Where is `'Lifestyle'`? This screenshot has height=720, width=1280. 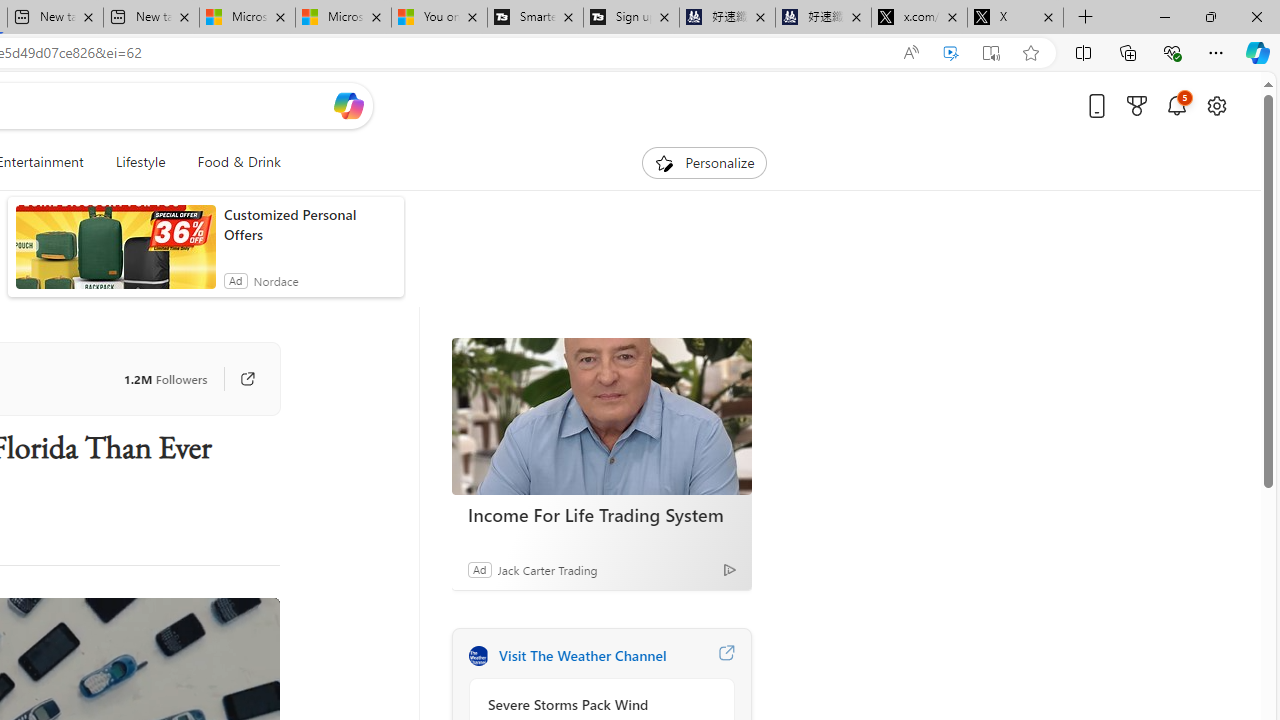 'Lifestyle' is located at coordinates (139, 162).